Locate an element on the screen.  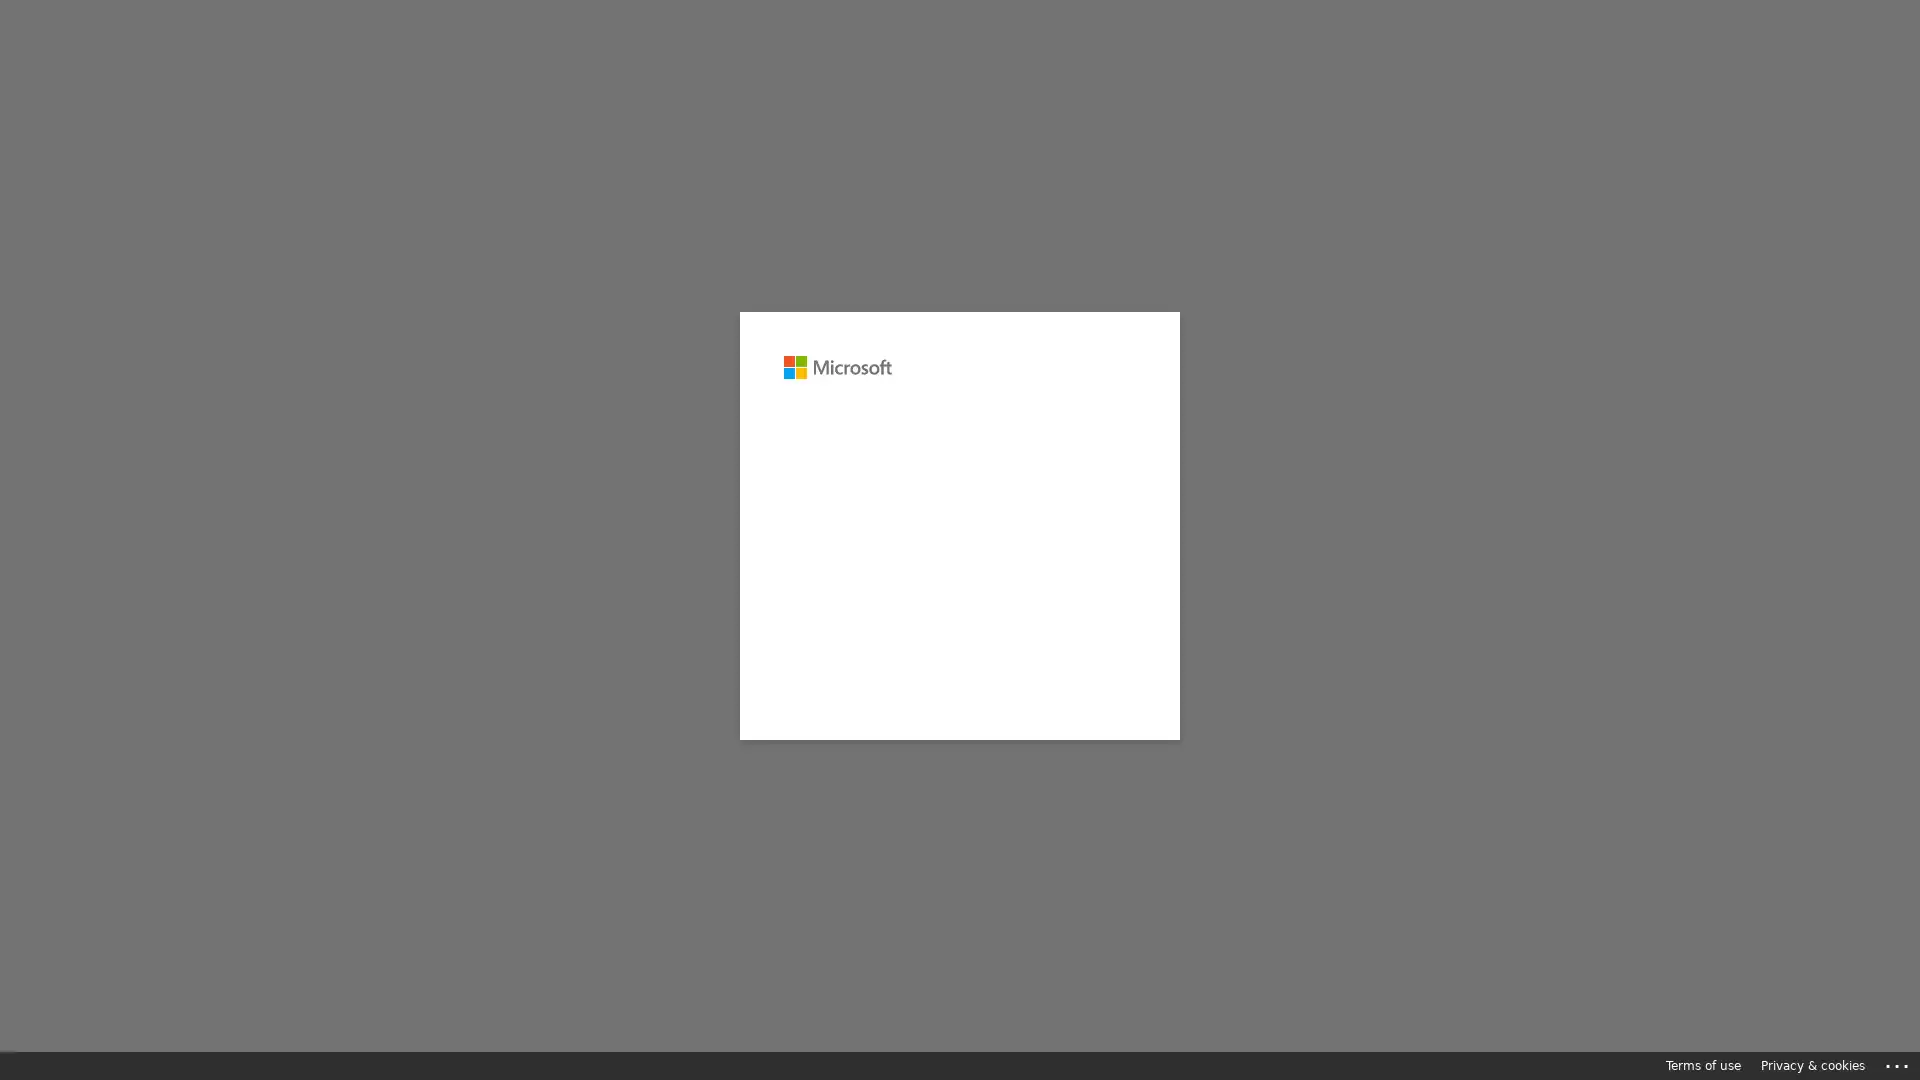
Sign-in options is located at coordinates (960, 749).